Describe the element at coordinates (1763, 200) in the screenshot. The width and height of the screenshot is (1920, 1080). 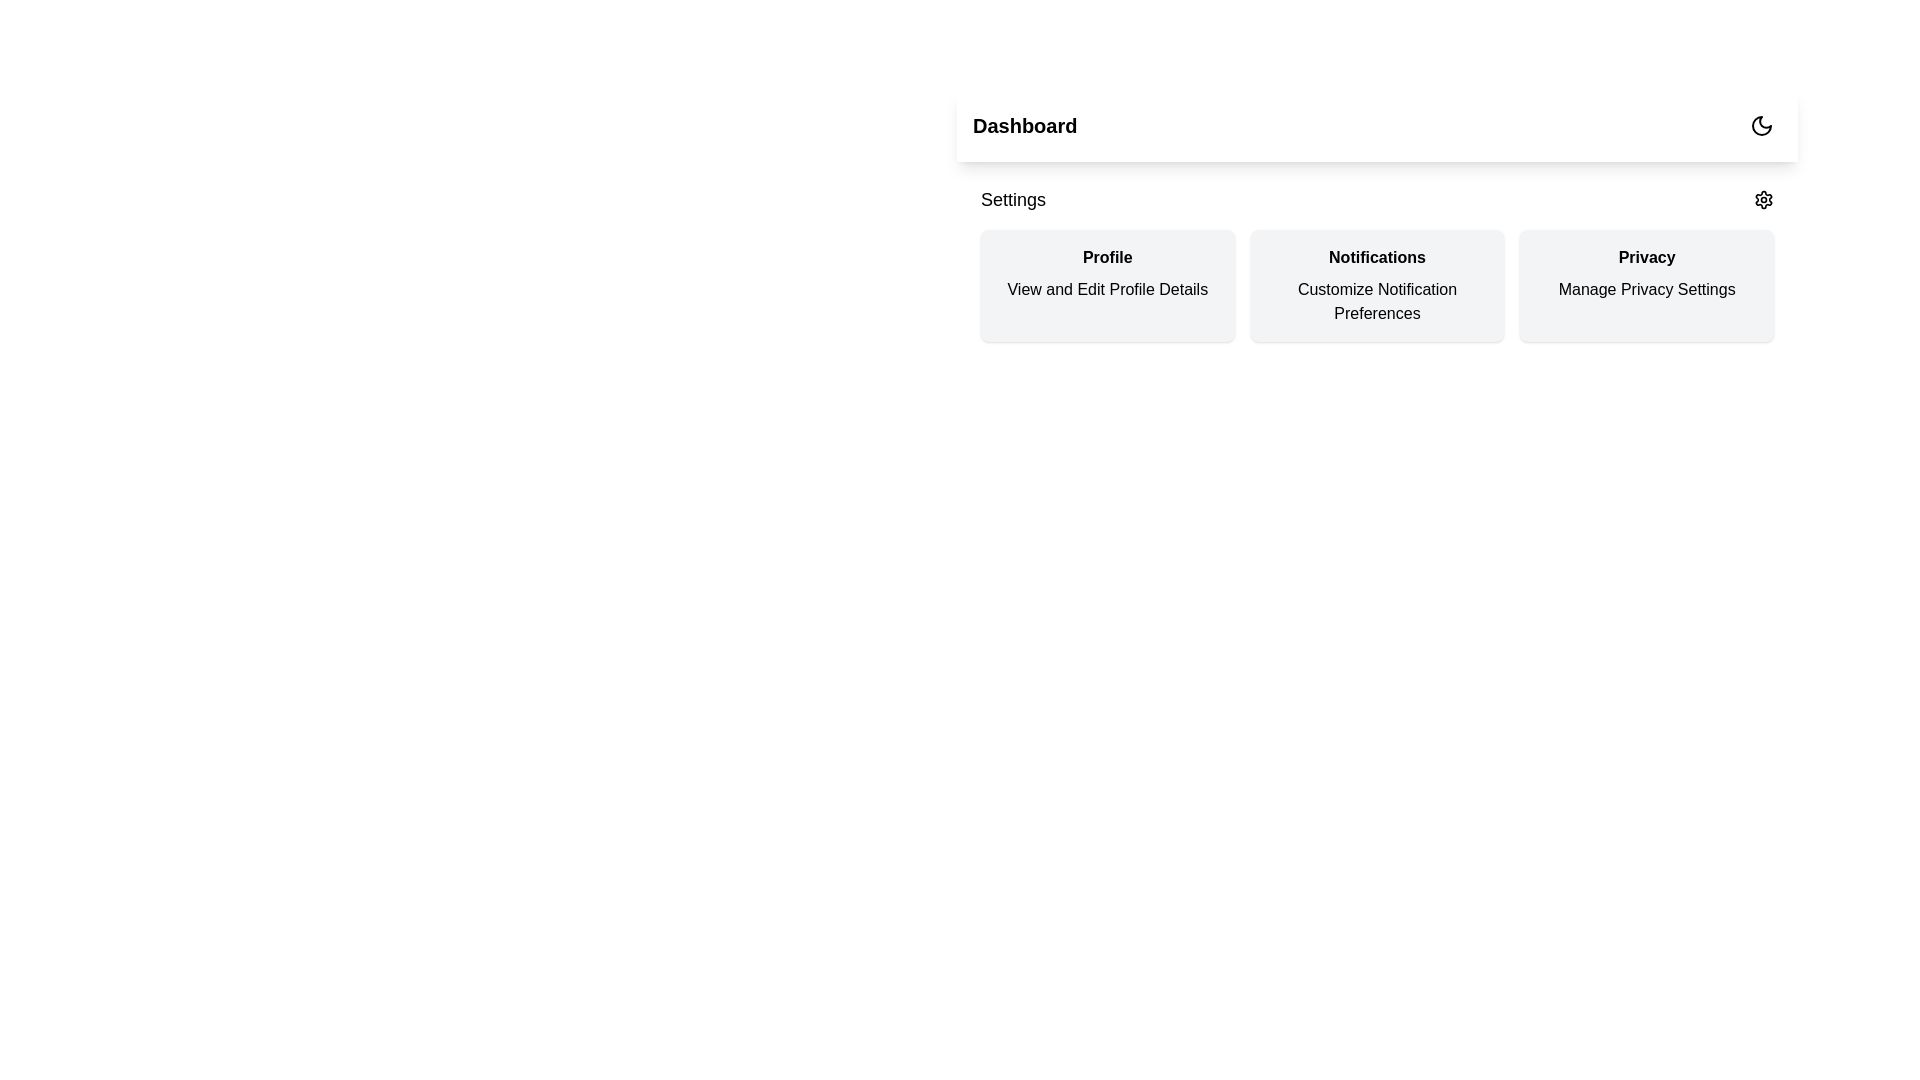
I see `the cogwheel icon in the top-right corner of the settings panel` at that location.